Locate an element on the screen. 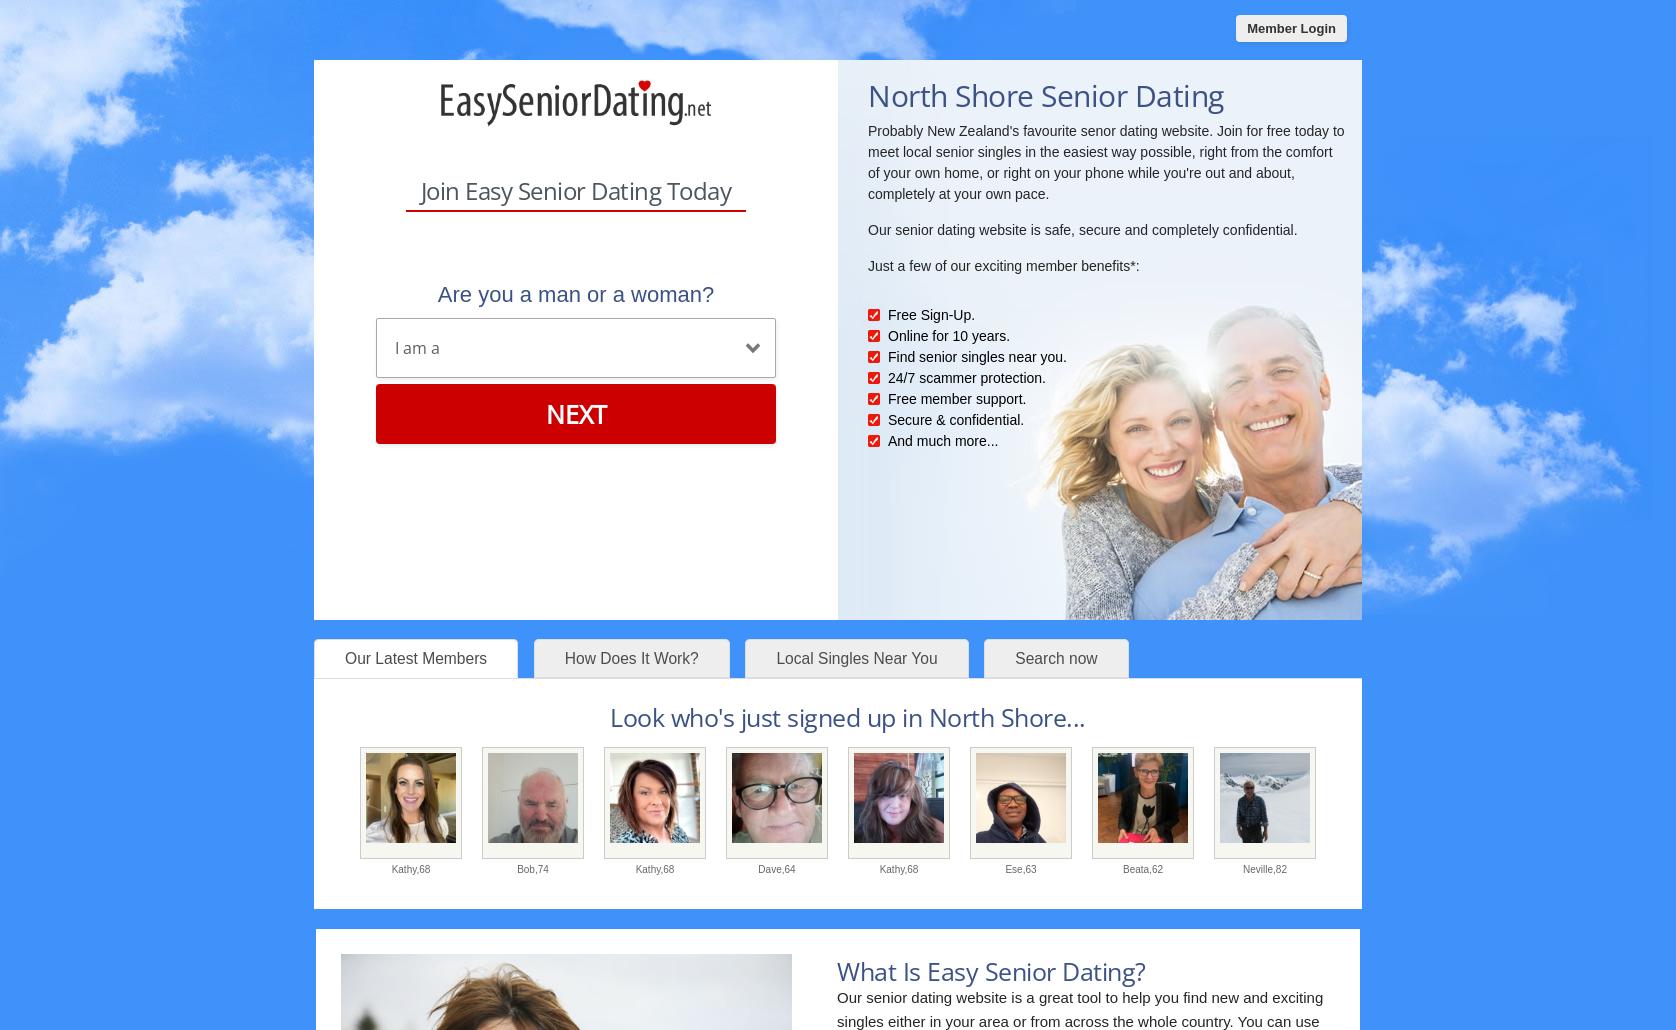  'Dave' is located at coordinates (757, 868).